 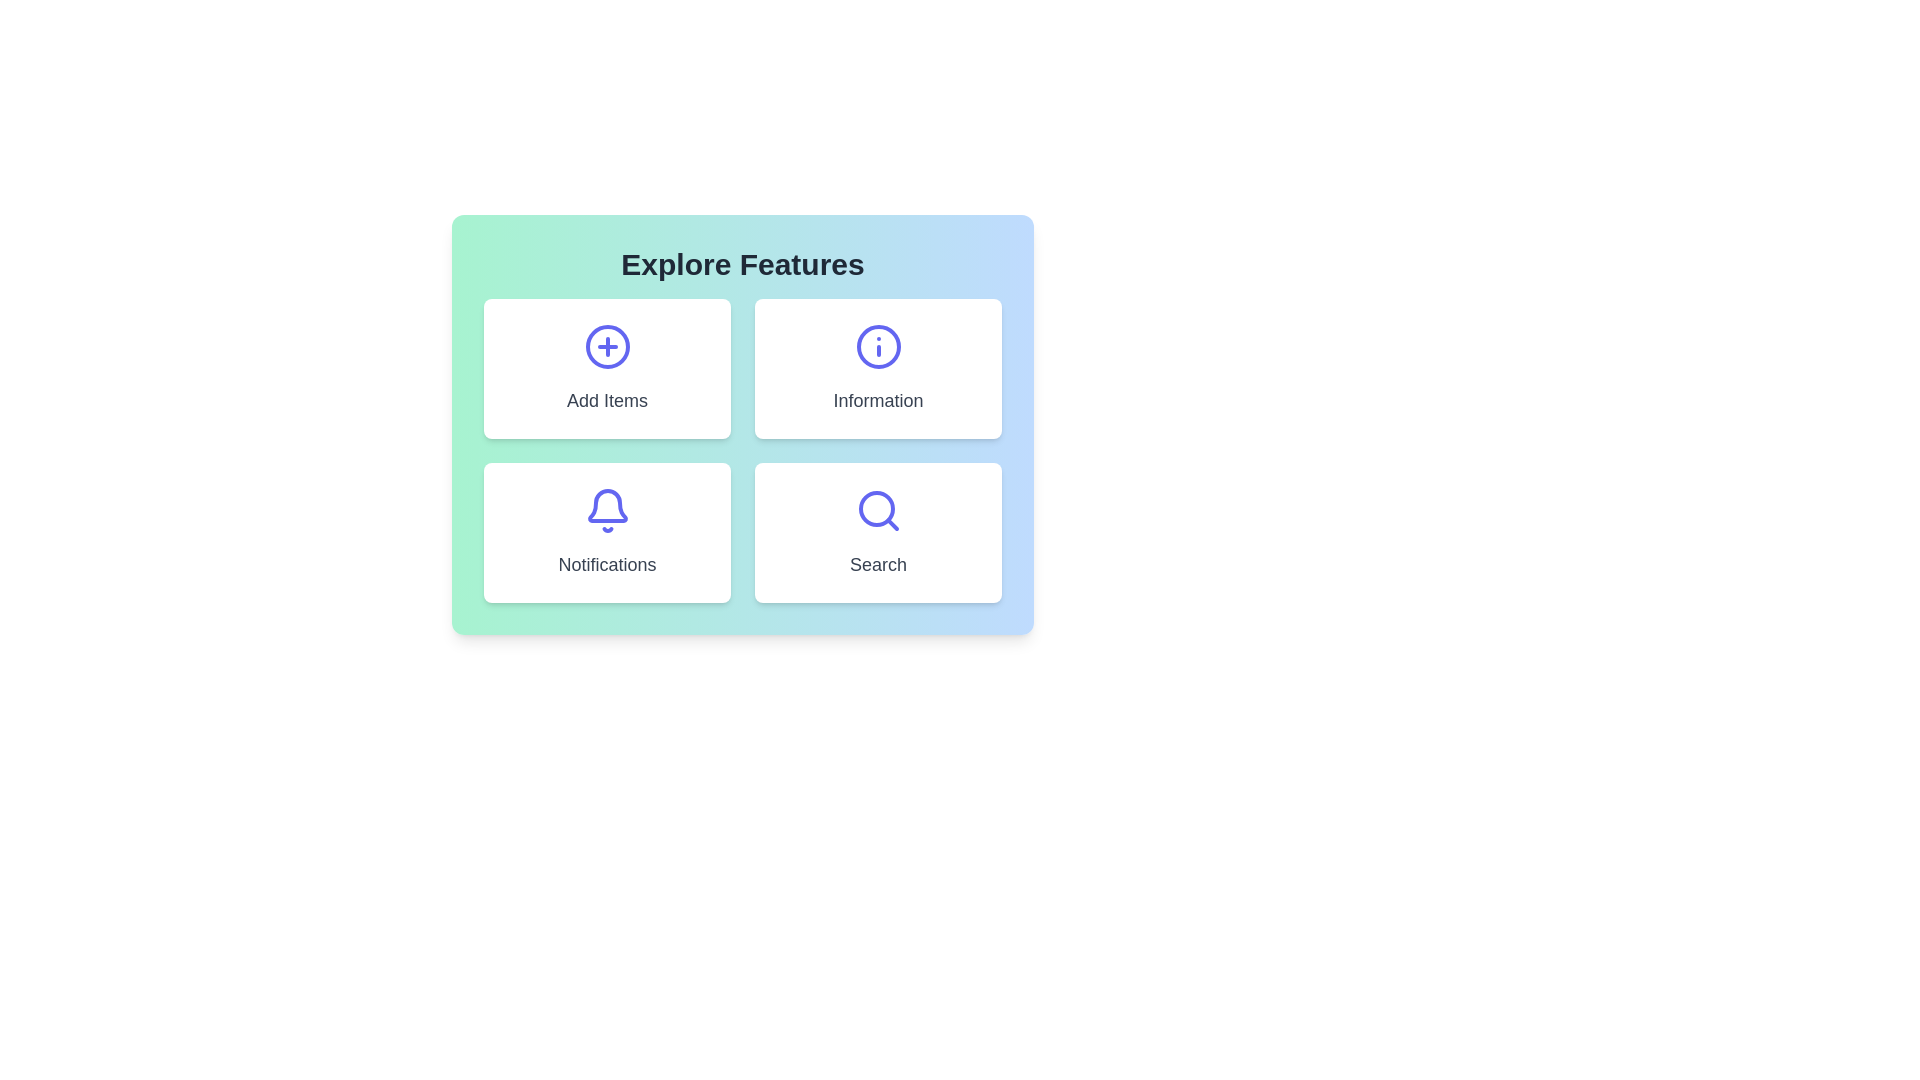 What do you see at coordinates (606, 531) in the screenshot?
I see `the Notifications button located in the bottom-left position of the 2x2 grid layout` at bounding box center [606, 531].